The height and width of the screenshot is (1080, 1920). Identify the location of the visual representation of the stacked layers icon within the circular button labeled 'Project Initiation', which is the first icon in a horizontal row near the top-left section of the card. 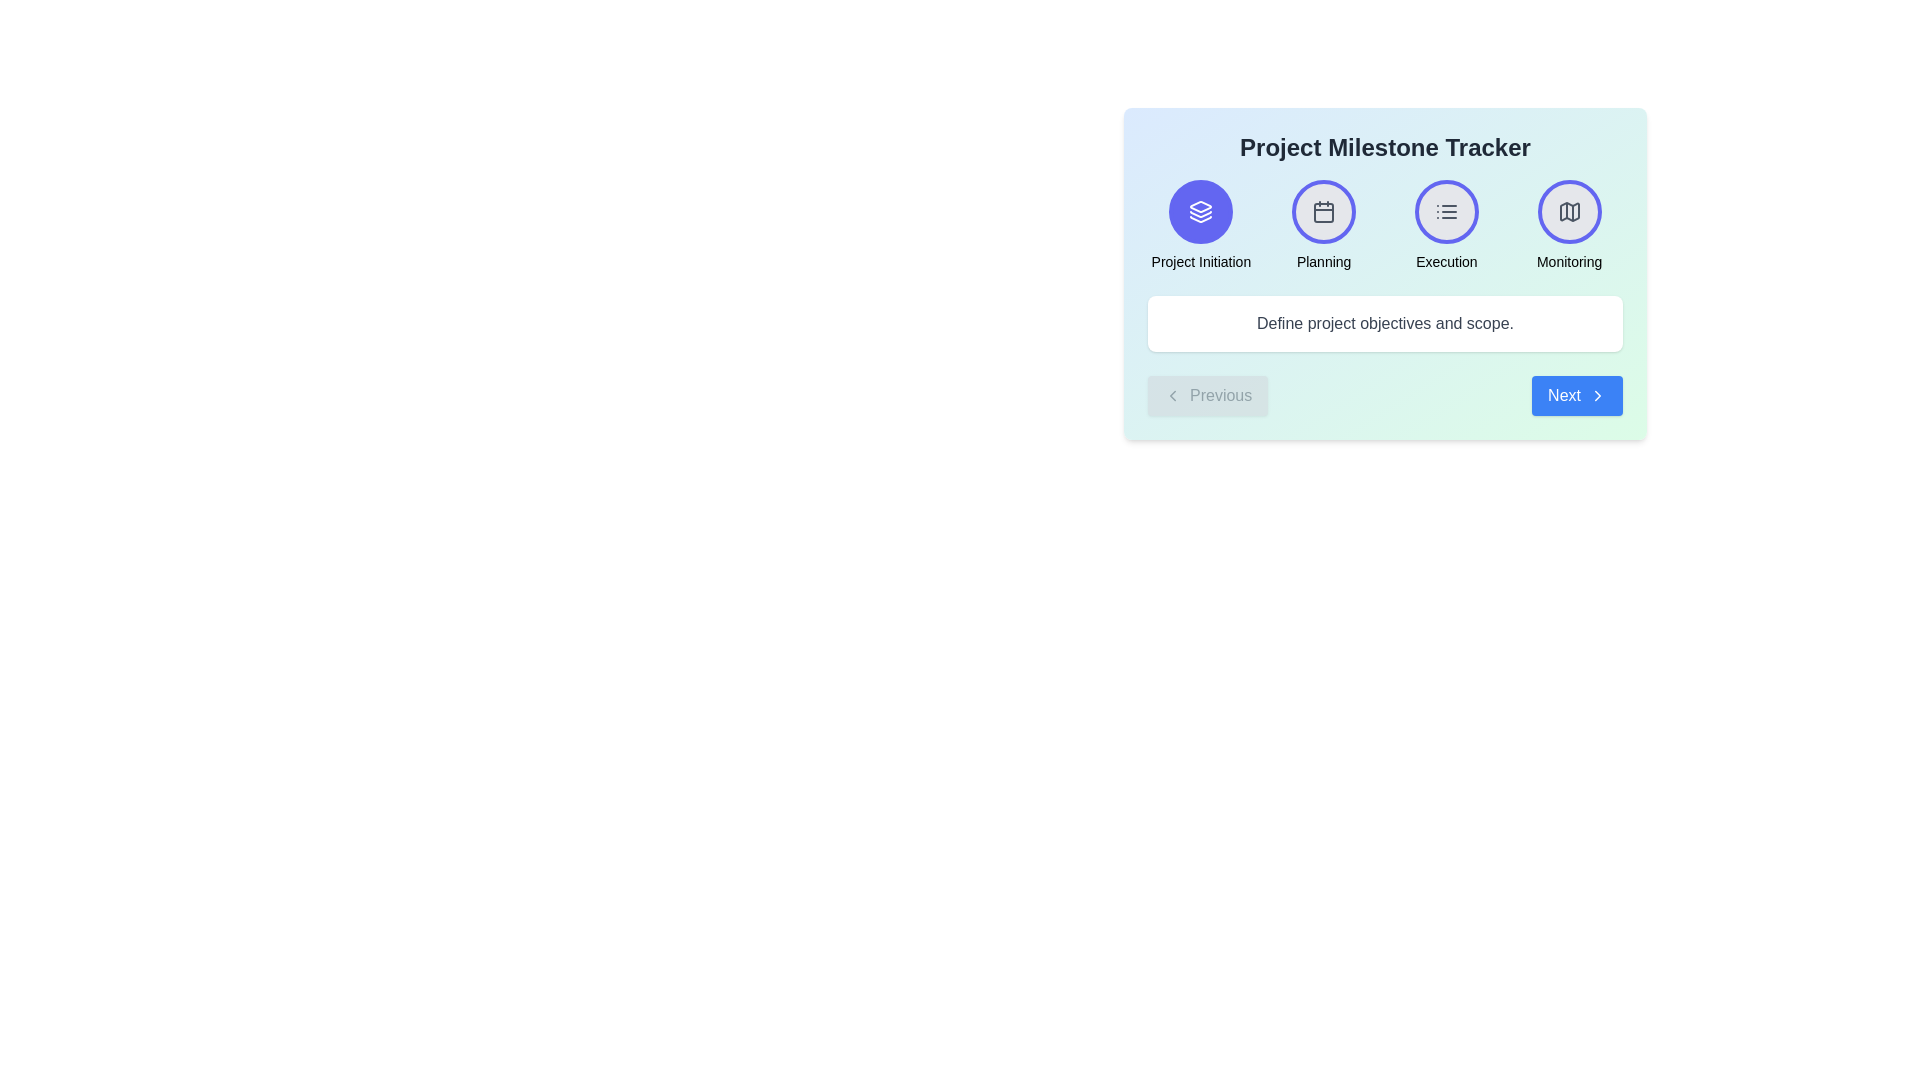
(1200, 212).